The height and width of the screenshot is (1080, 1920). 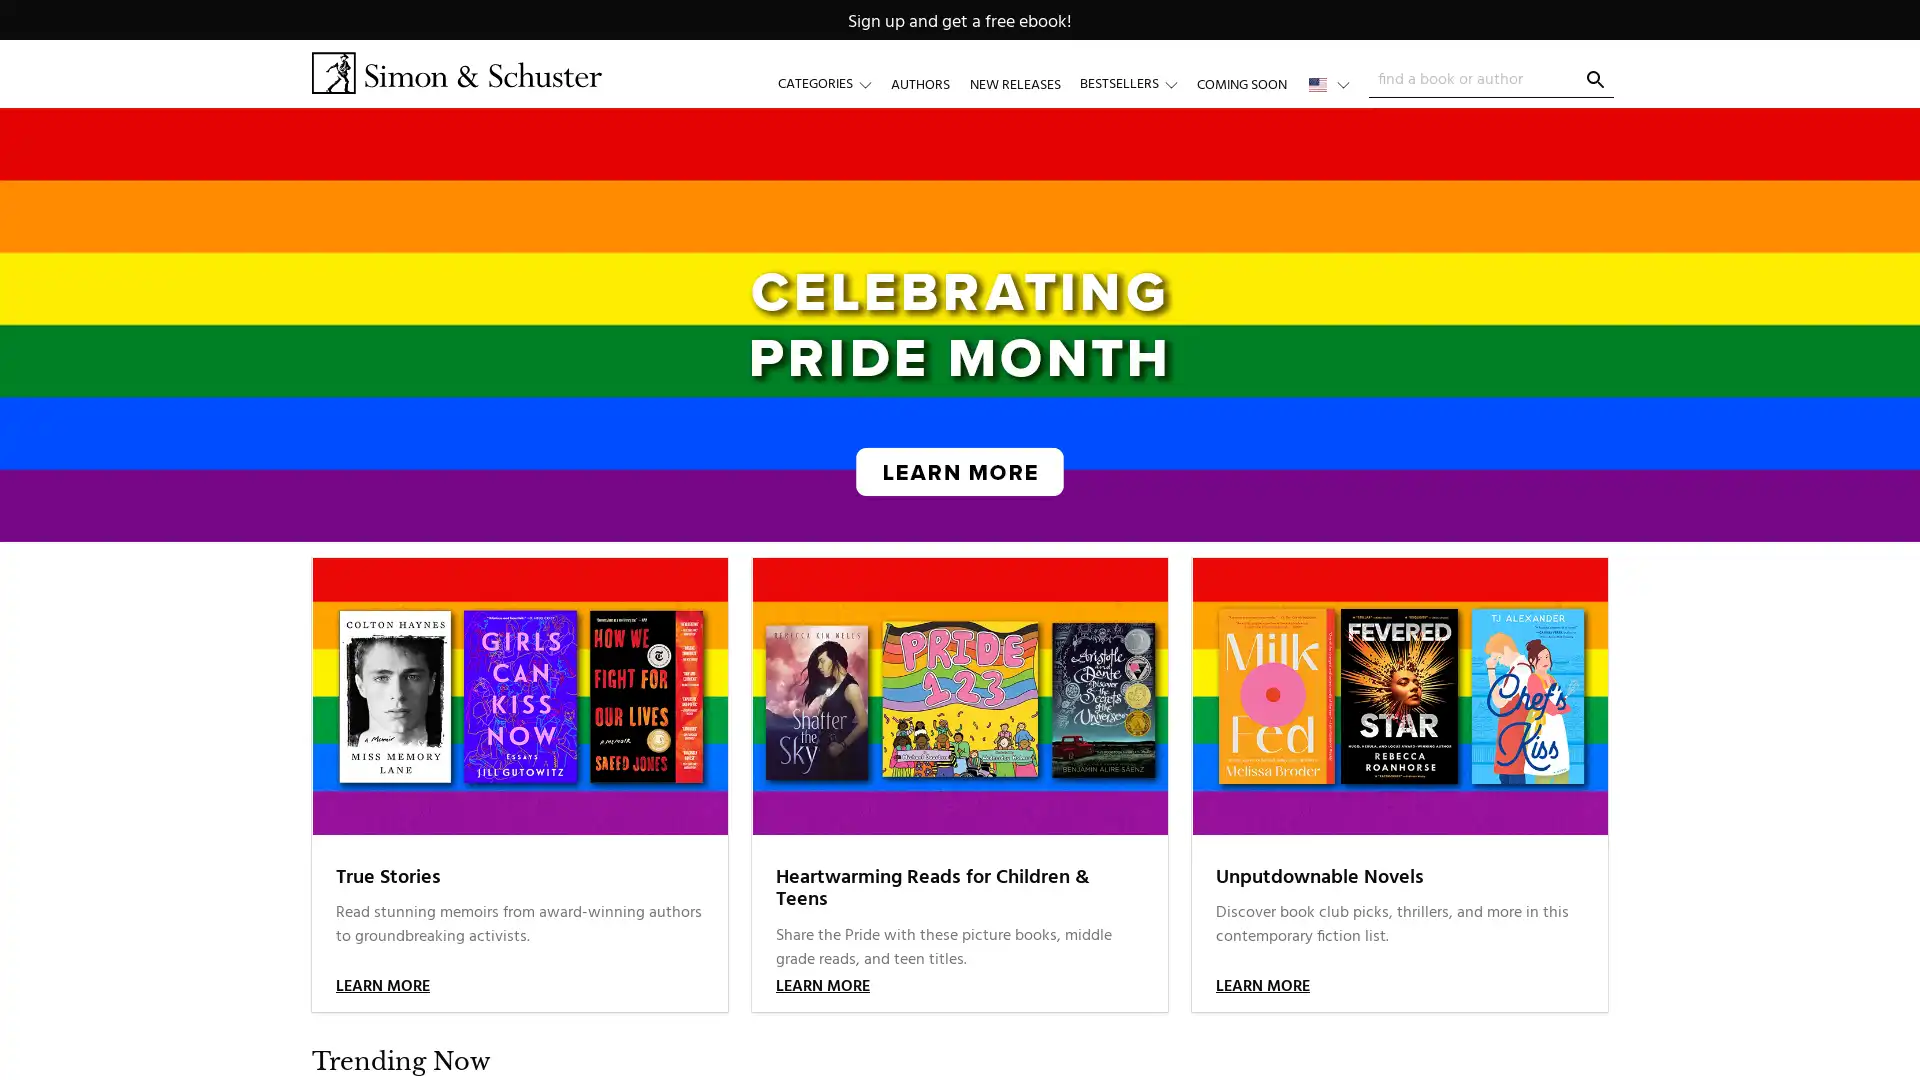 What do you see at coordinates (1014, 83) in the screenshot?
I see `NEW RELEASES` at bounding box center [1014, 83].